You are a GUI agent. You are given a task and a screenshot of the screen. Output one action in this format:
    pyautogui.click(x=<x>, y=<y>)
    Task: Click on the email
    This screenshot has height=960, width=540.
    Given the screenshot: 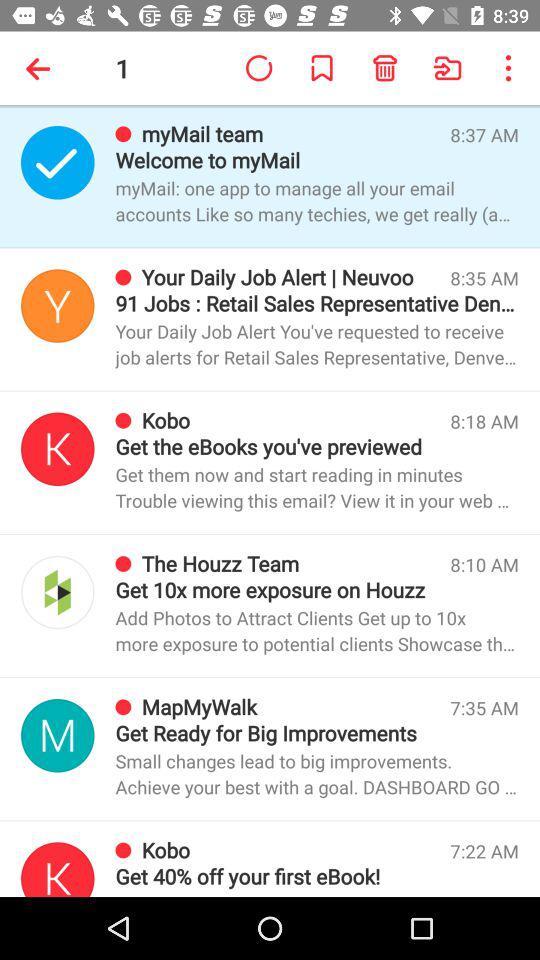 What is the action you would take?
    pyautogui.click(x=57, y=161)
    